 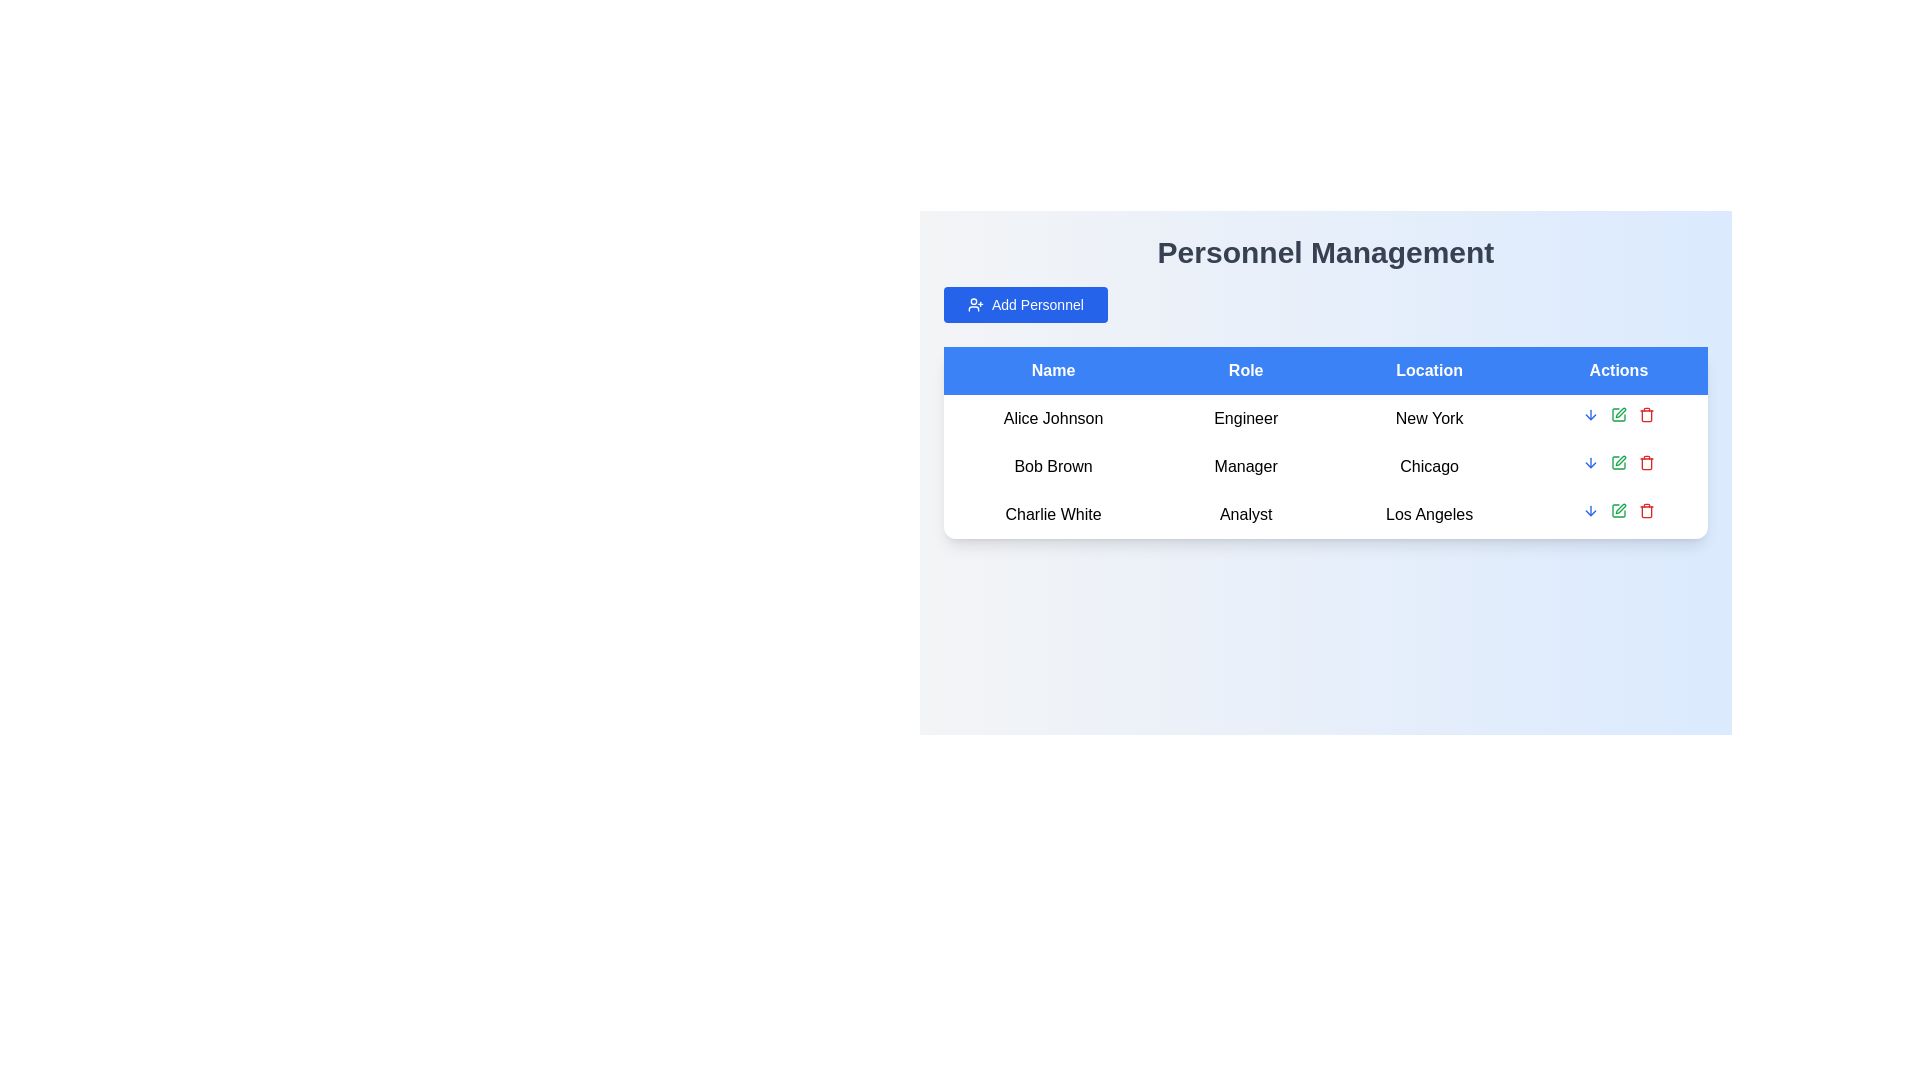 What do you see at coordinates (1428, 514) in the screenshot?
I see `the table cell containing the location information 'Los Angeles' for the entity 'Charlie White' in the 'Location' column` at bounding box center [1428, 514].